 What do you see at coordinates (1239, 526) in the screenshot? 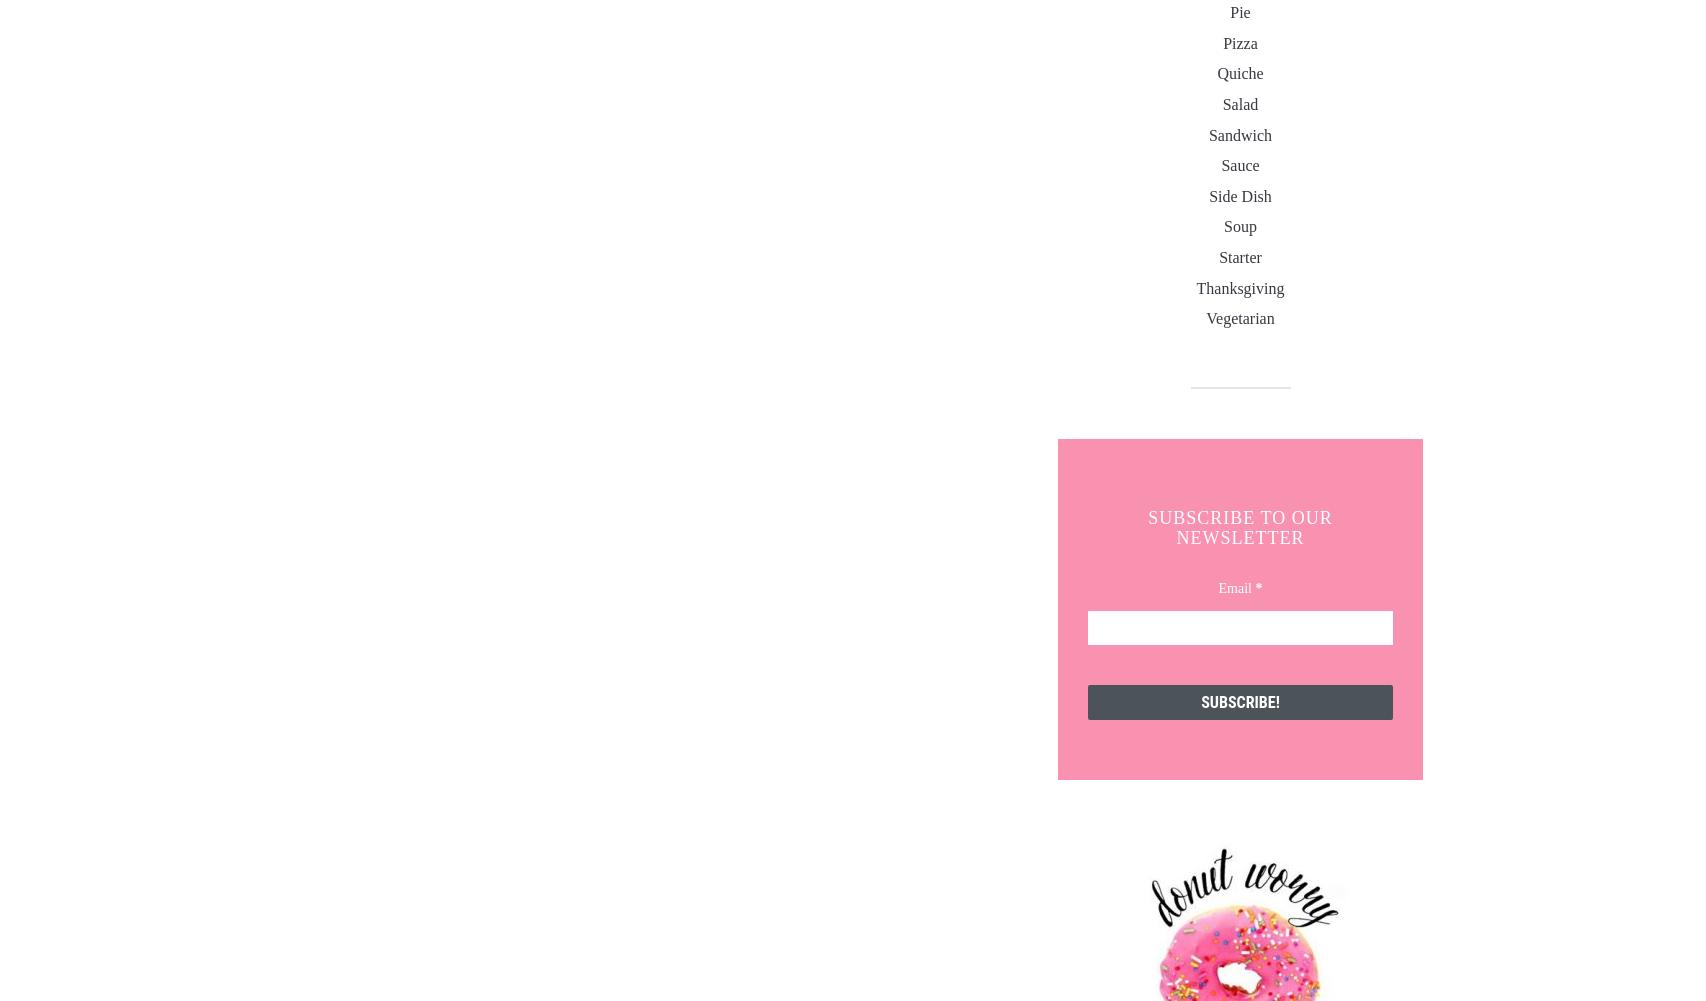
I see `'Subscribe to our Newsletter'` at bounding box center [1239, 526].